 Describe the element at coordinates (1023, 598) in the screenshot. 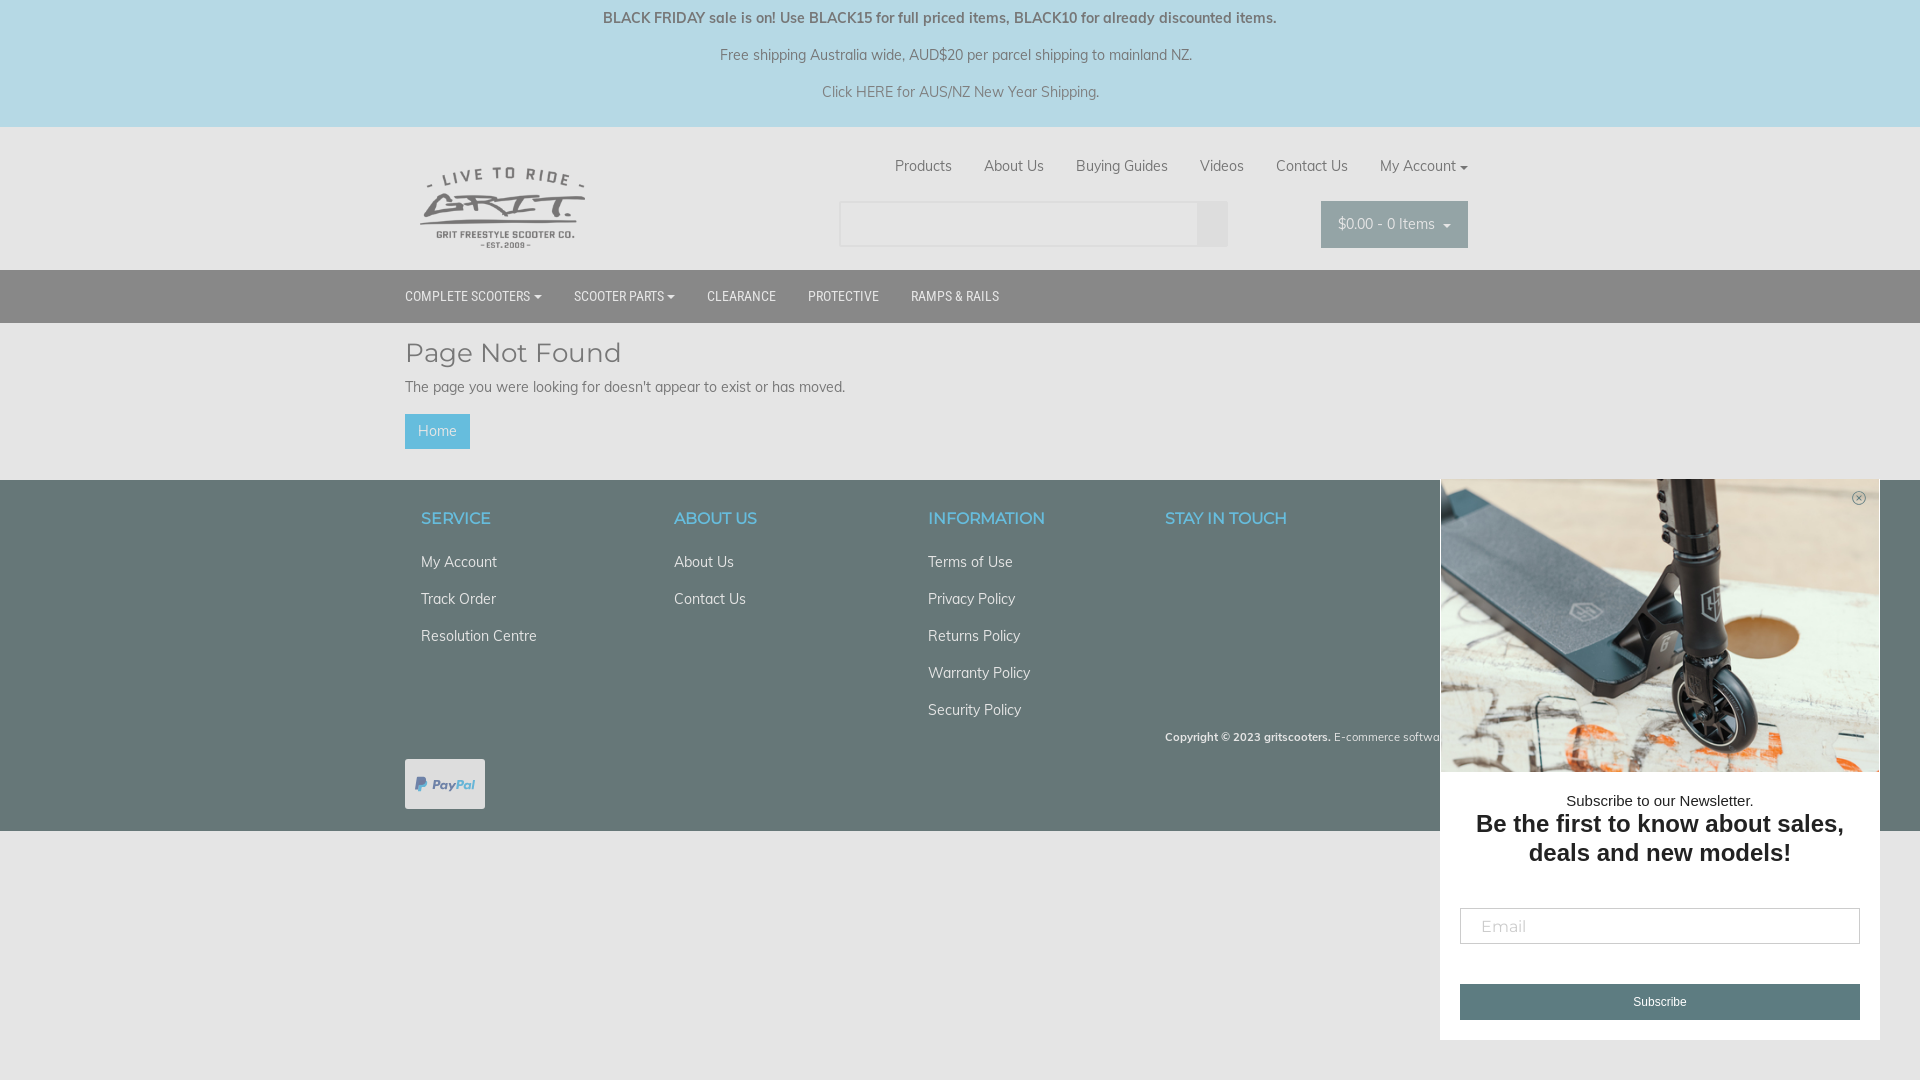

I see `'Privacy Policy'` at that location.